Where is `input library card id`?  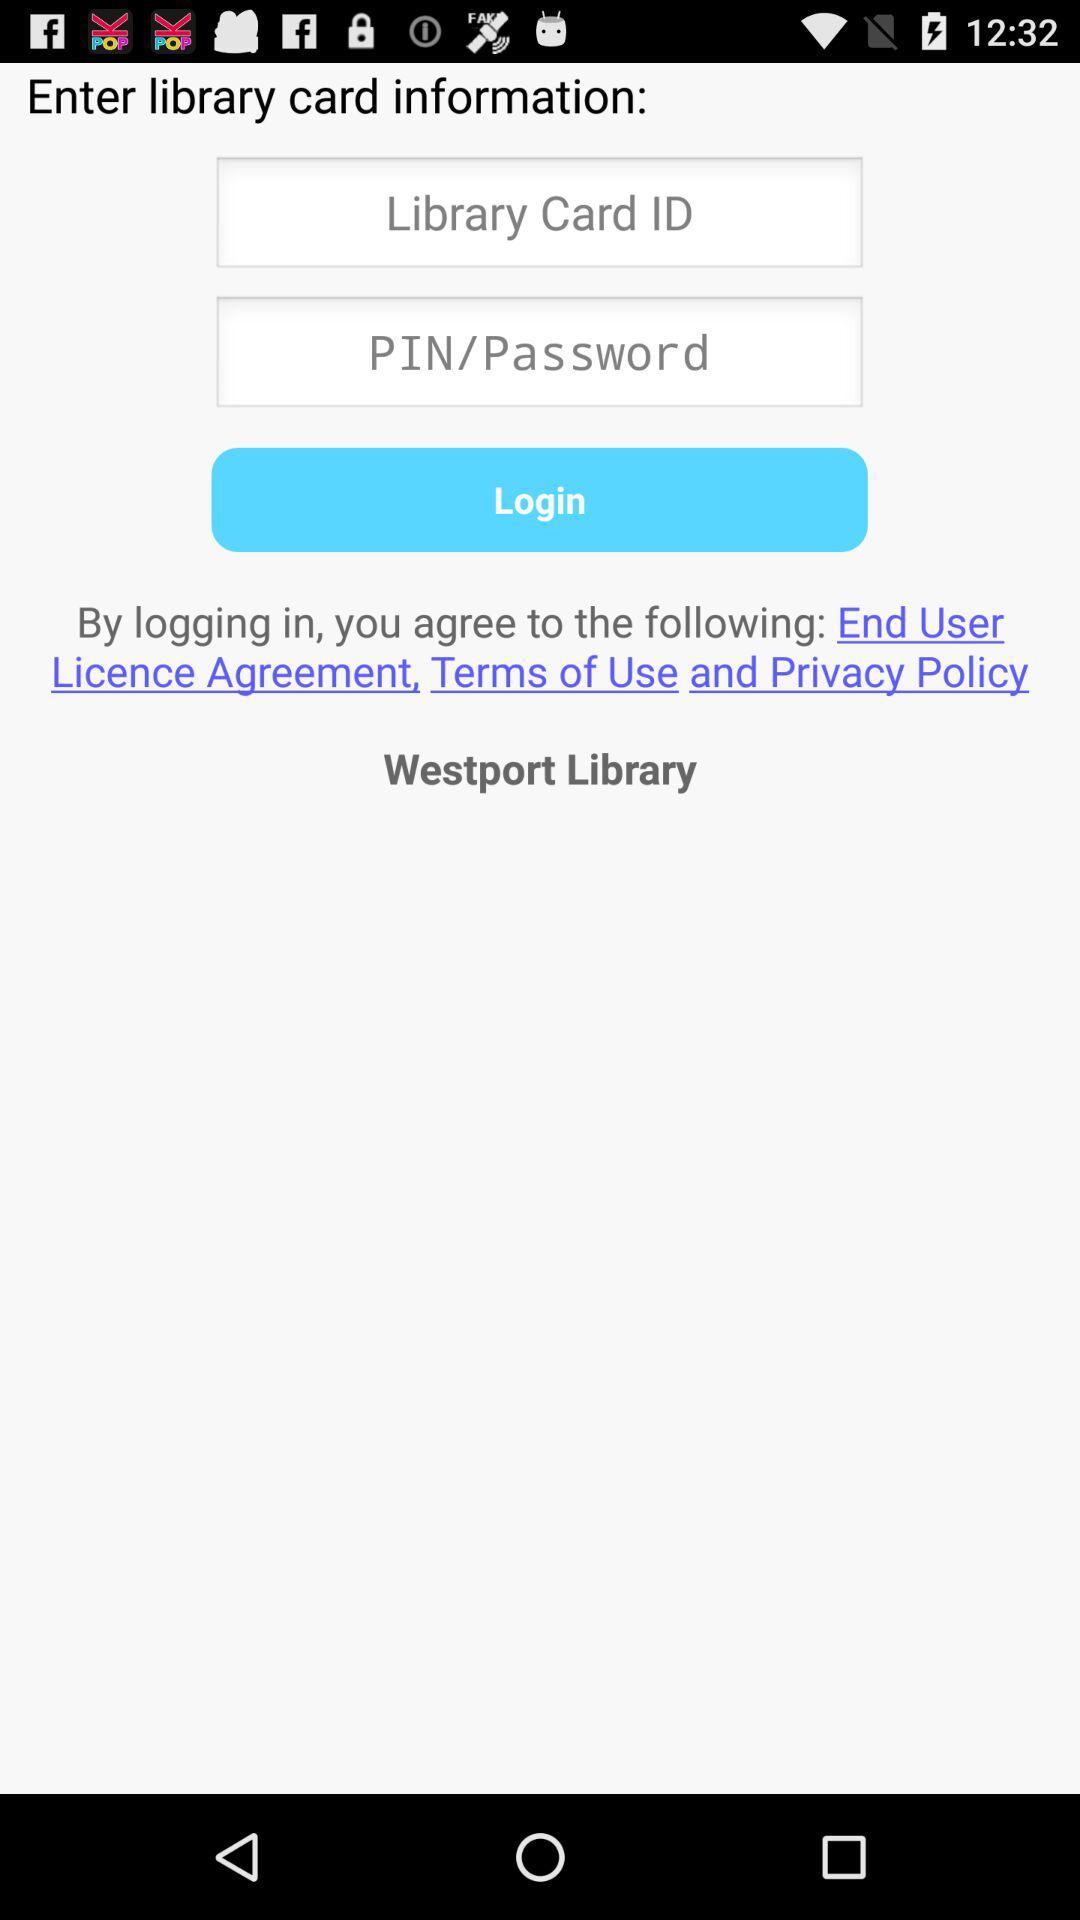
input library card id is located at coordinates (538, 218).